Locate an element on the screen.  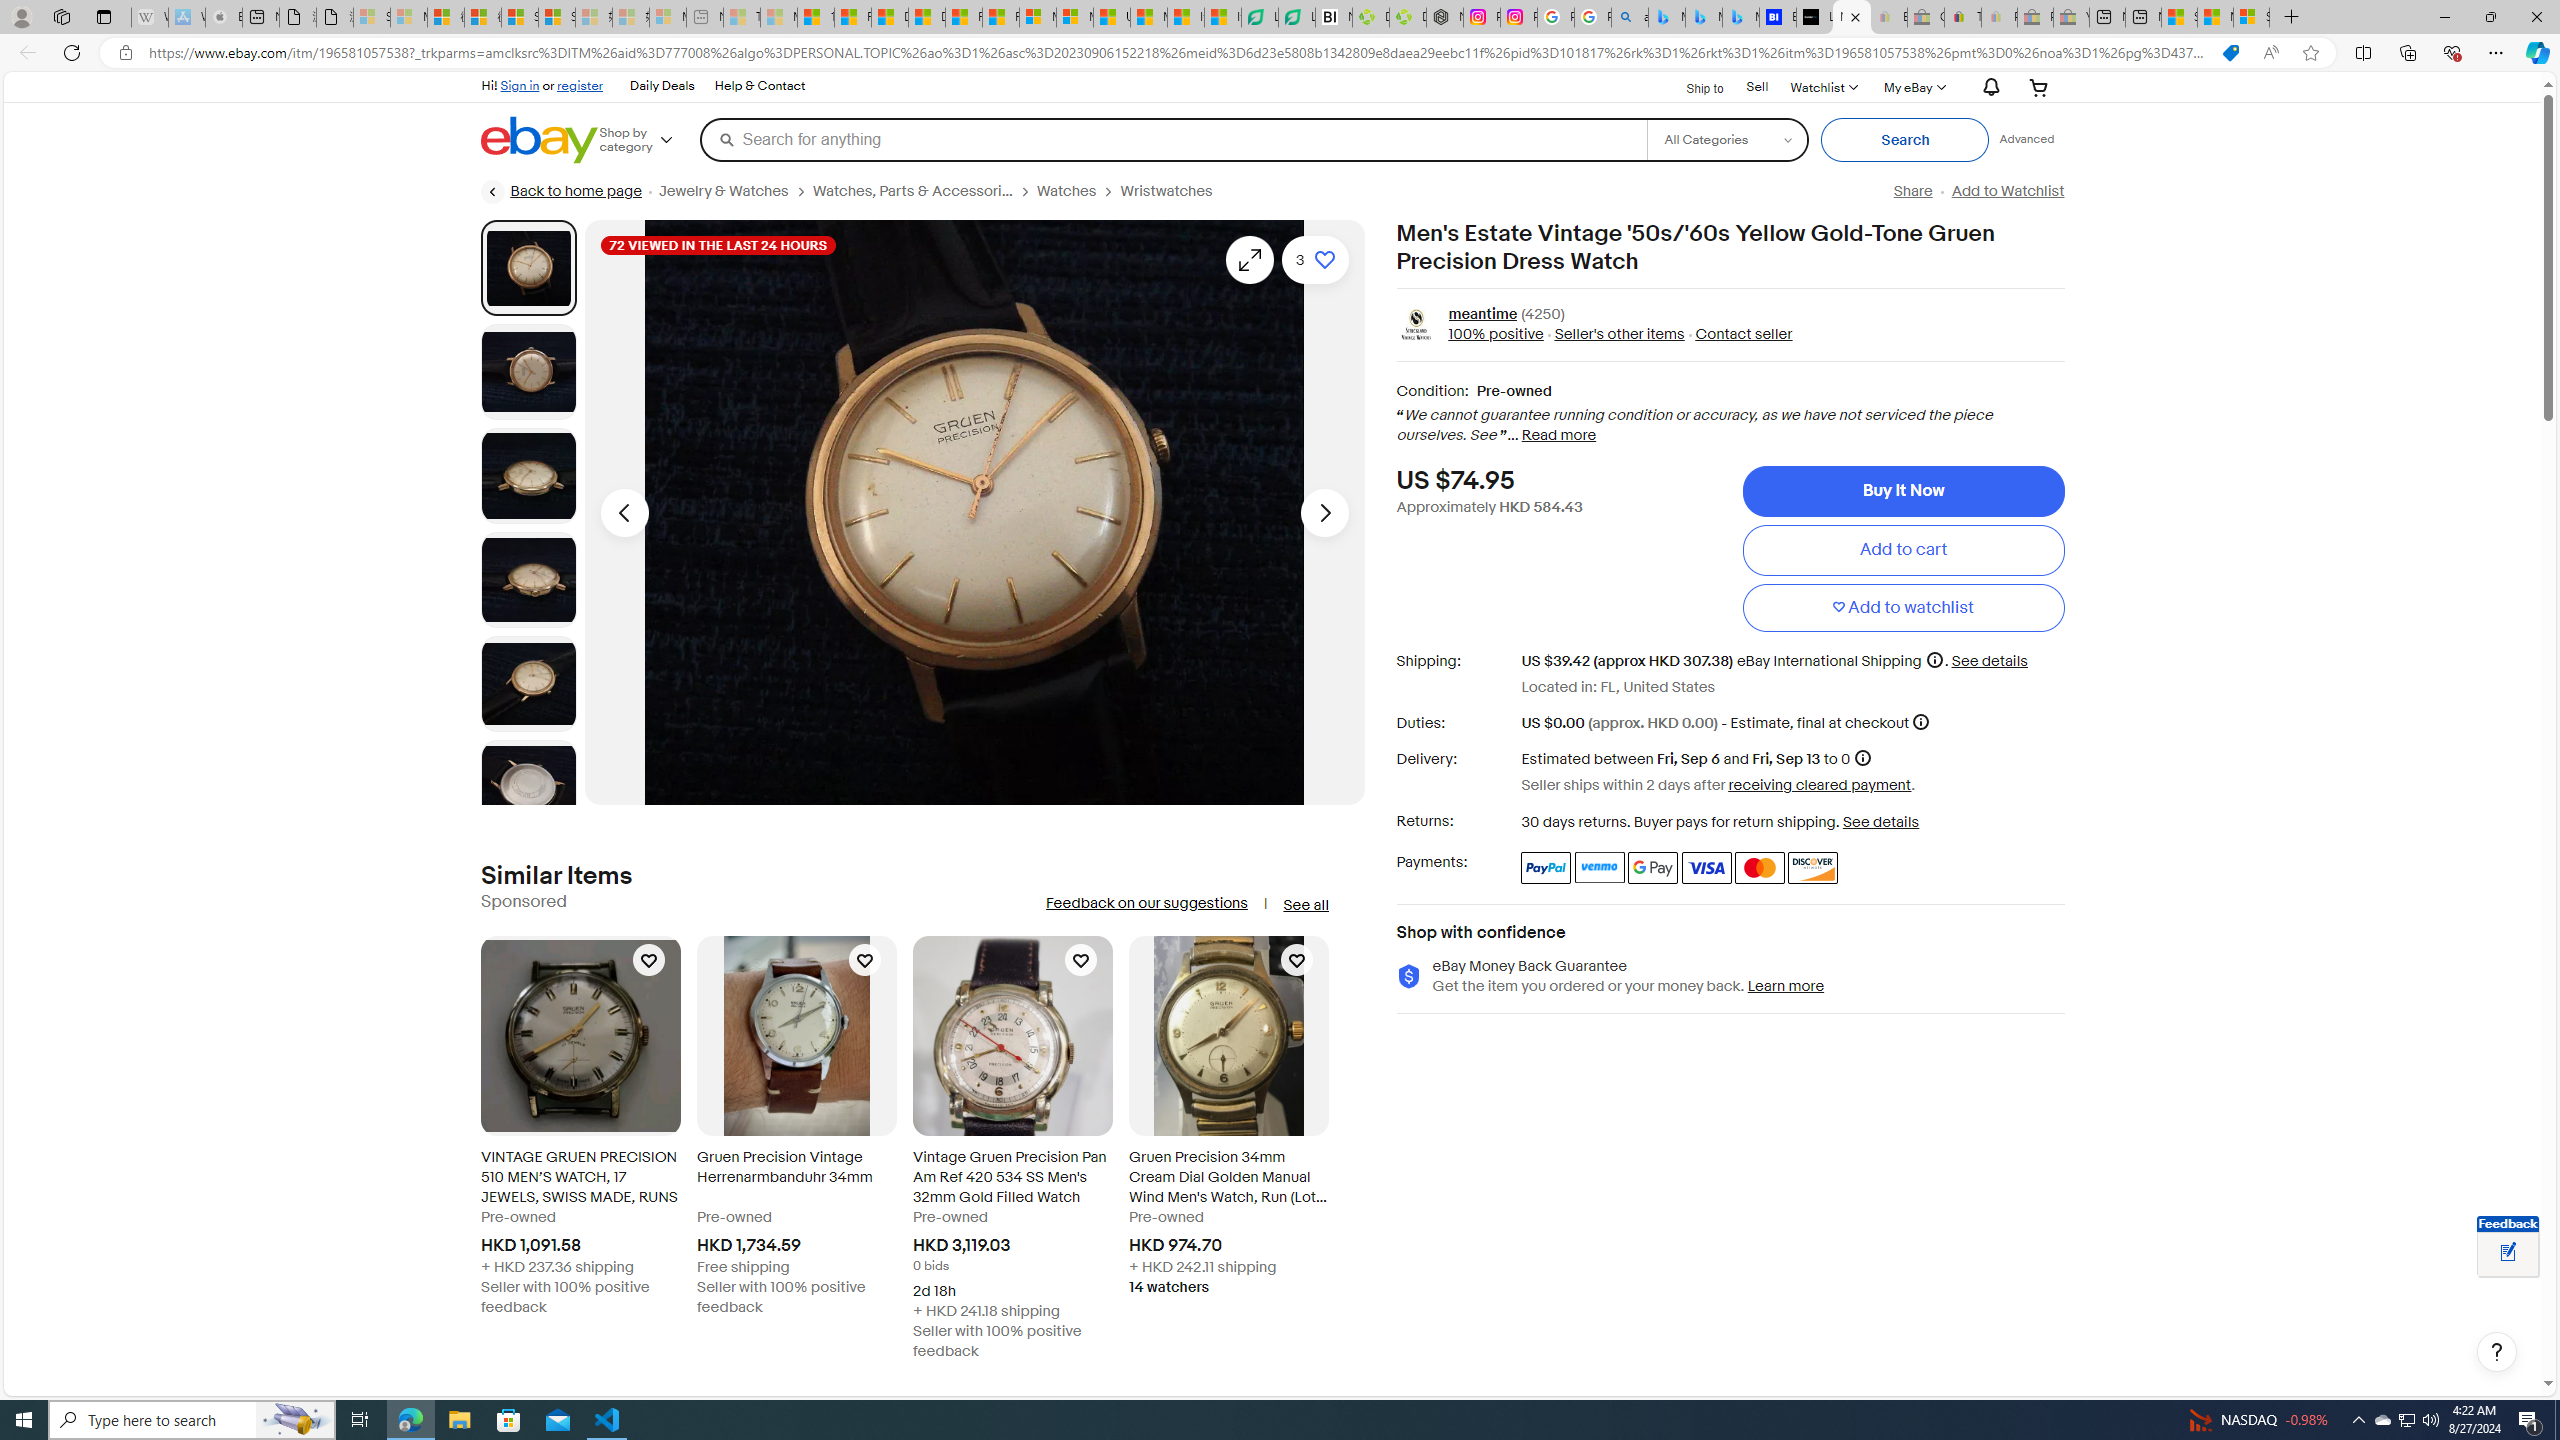
'Visa' is located at coordinates (1707, 866).